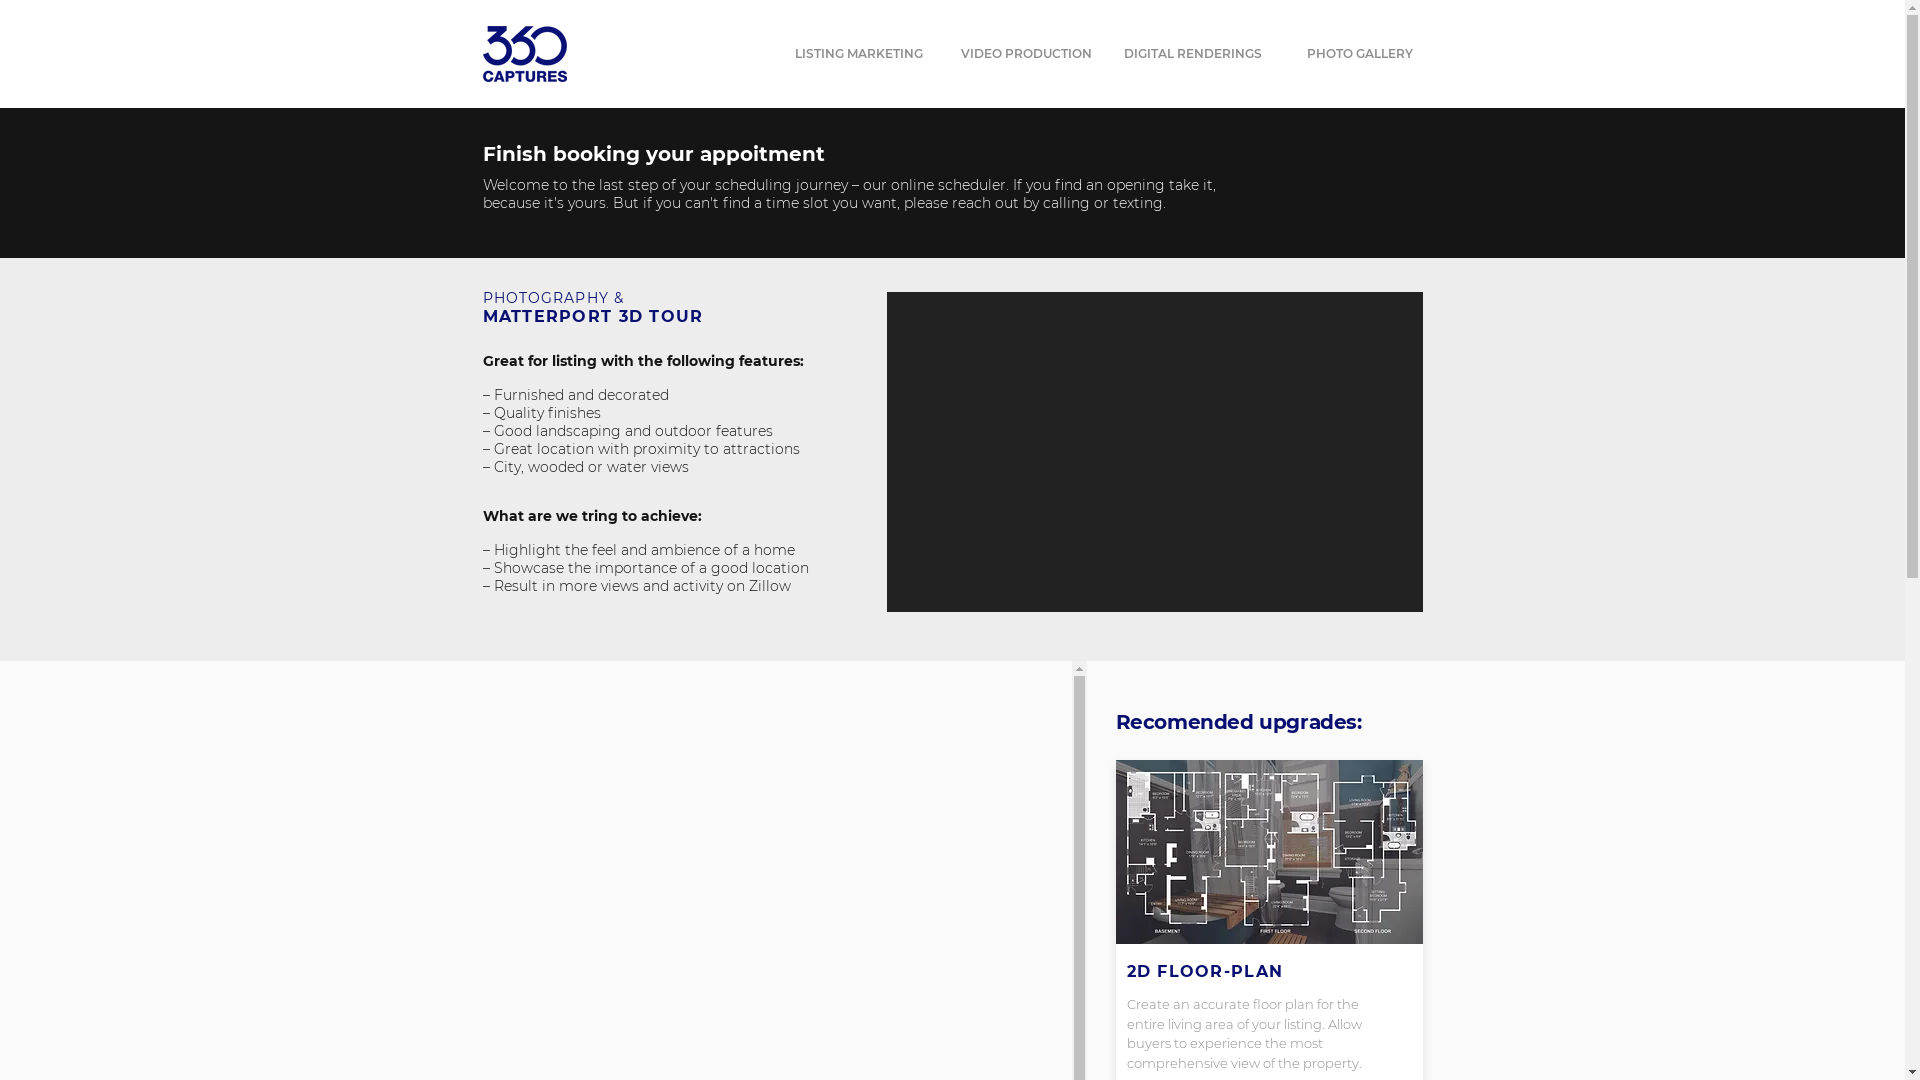 This screenshot has height=1080, width=1920. What do you see at coordinates (1358, 53) in the screenshot?
I see `'PHOTO GALLERY'` at bounding box center [1358, 53].